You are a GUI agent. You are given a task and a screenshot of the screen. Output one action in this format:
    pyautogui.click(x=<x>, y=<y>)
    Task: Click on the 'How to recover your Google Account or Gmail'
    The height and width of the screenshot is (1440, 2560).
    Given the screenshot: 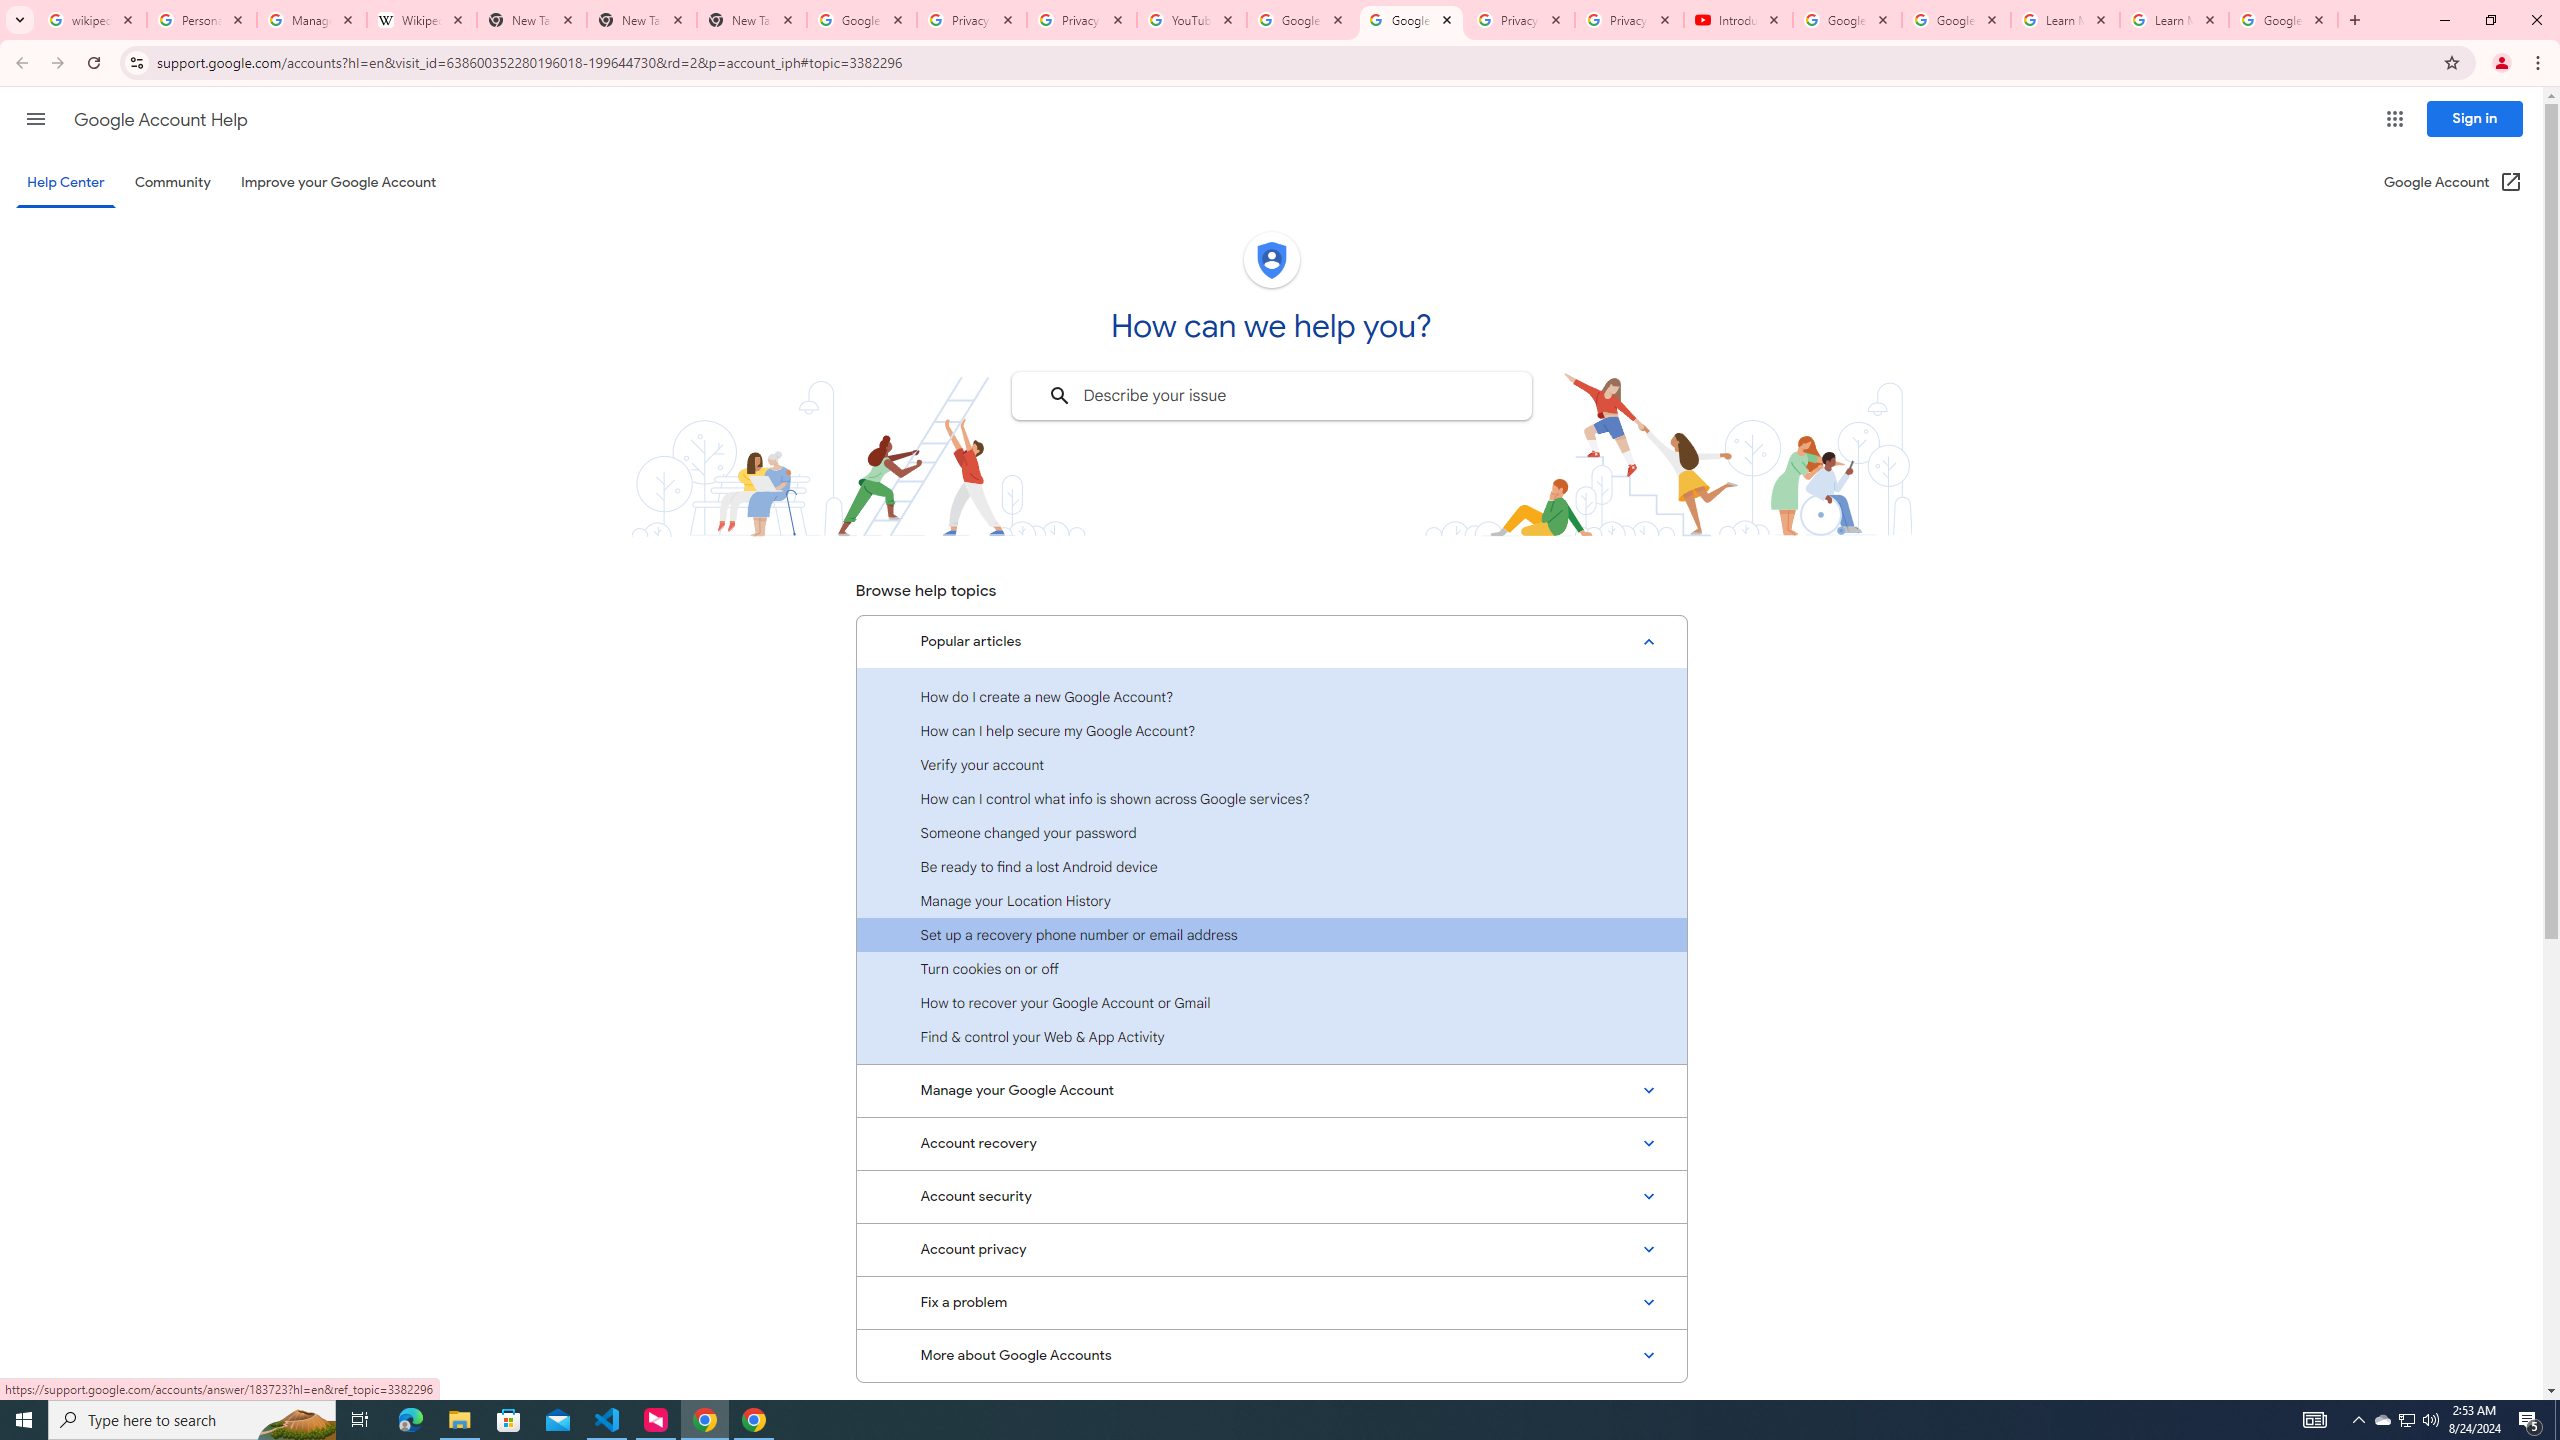 What is the action you would take?
    pyautogui.click(x=1271, y=1002)
    